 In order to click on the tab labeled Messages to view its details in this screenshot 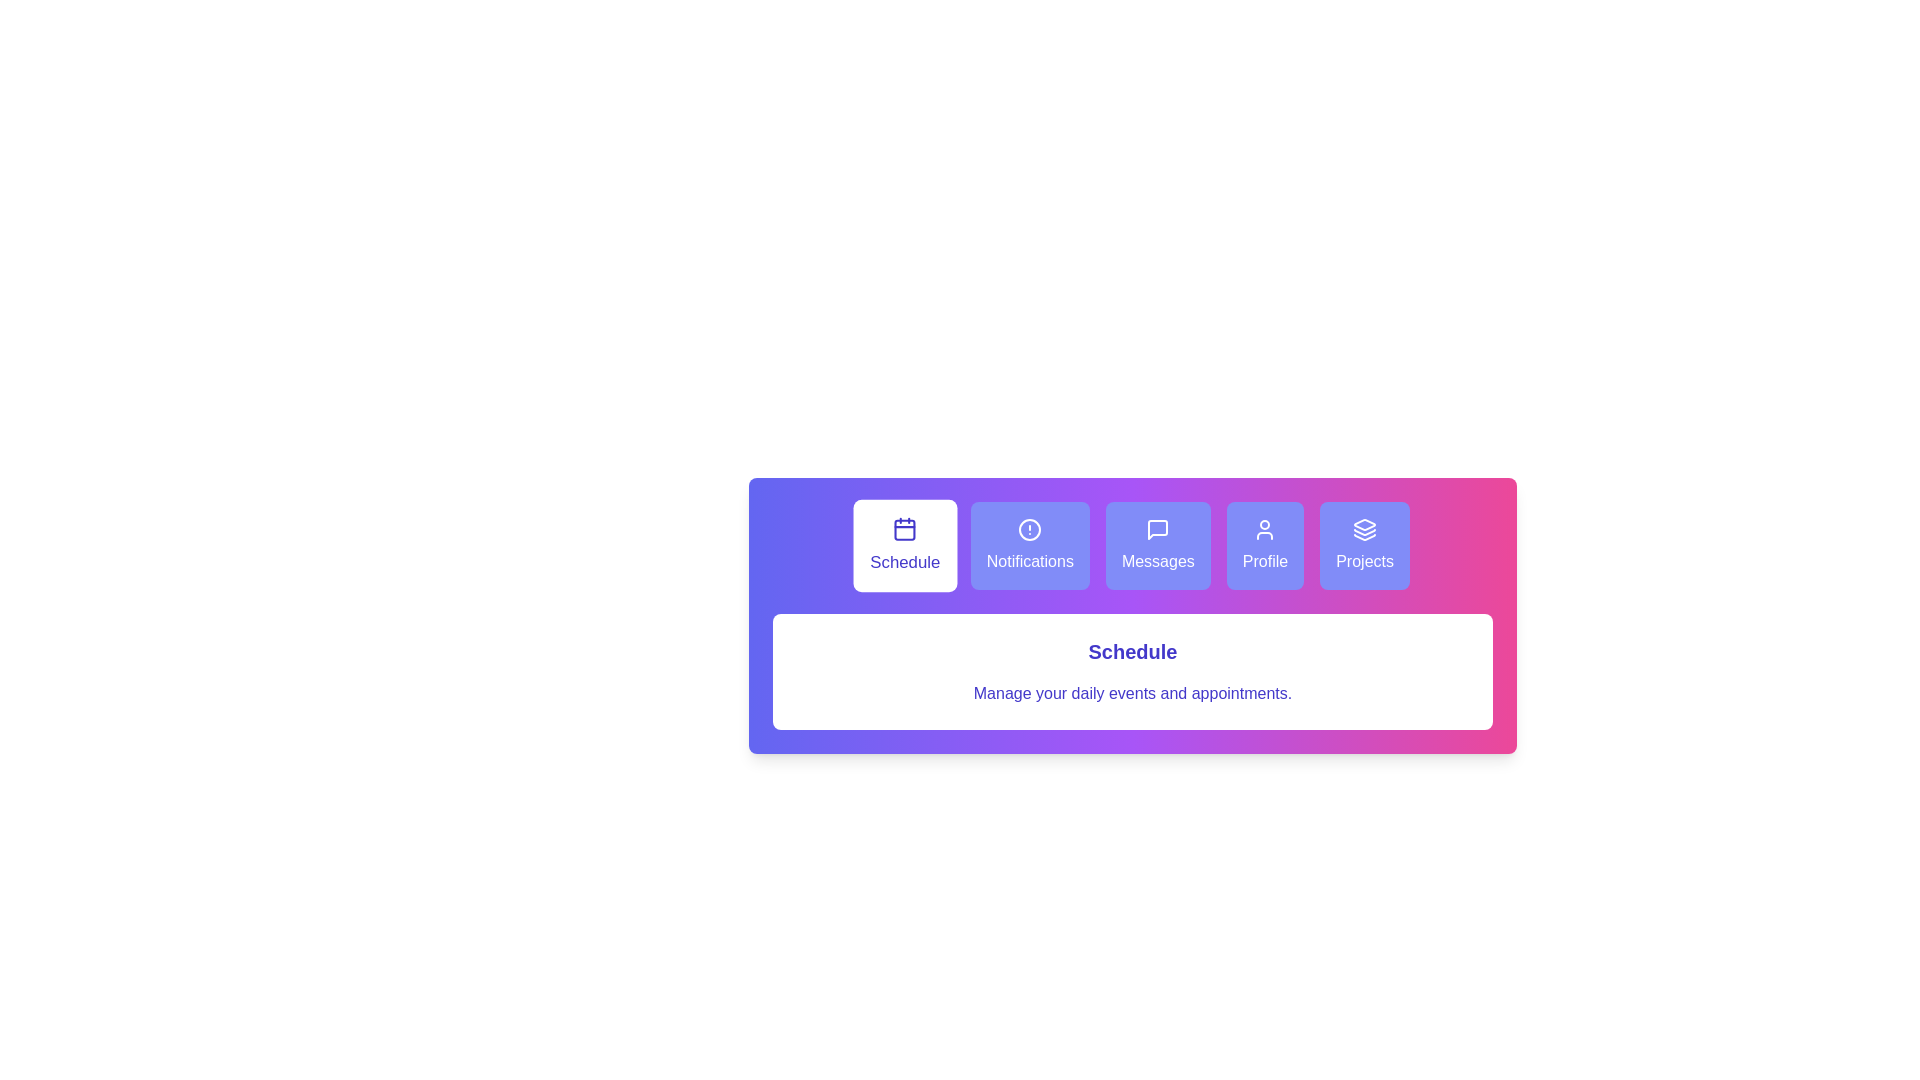, I will do `click(1157, 546)`.